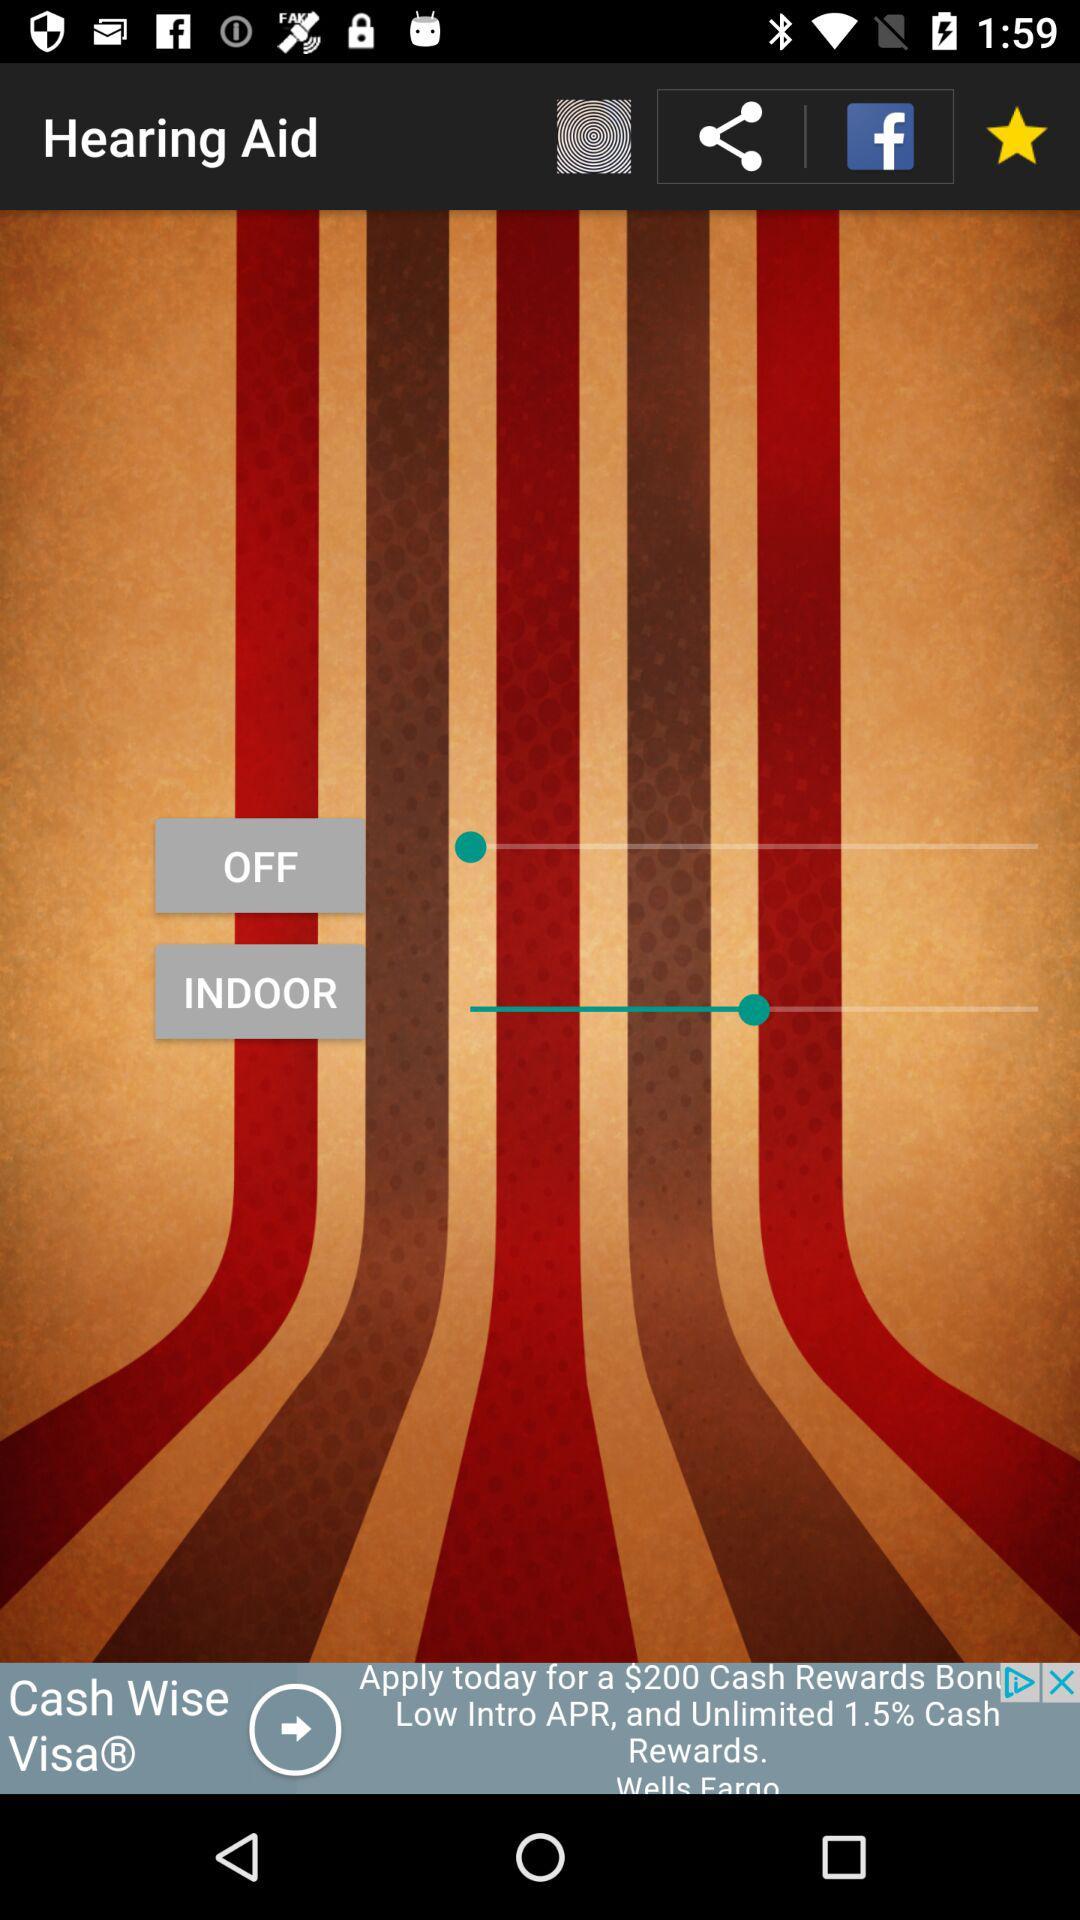 The width and height of the screenshot is (1080, 1920). I want to click on advertisement, so click(540, 1727).